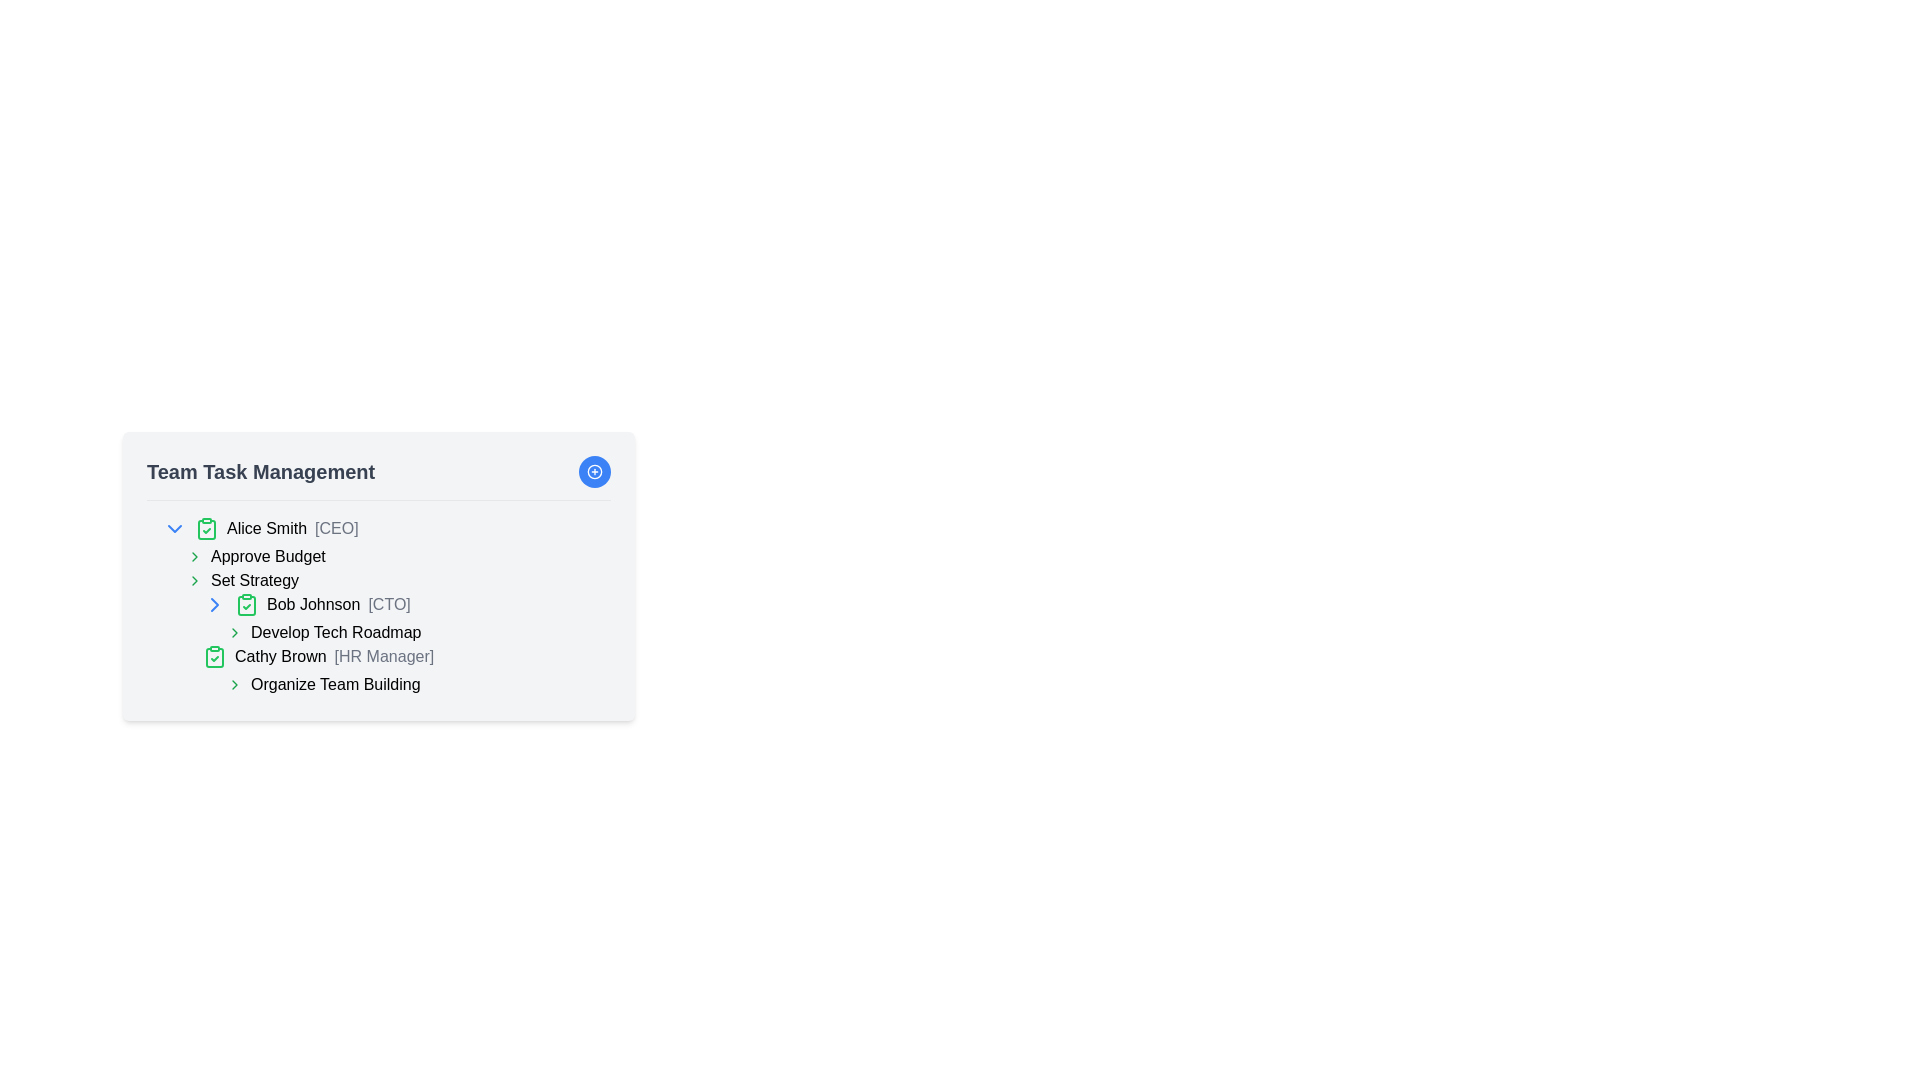 This screenshot has height=1080, width=1920. Describe the element at coordinates (594, 471) in the screenshot. I see `the button located` at that location.